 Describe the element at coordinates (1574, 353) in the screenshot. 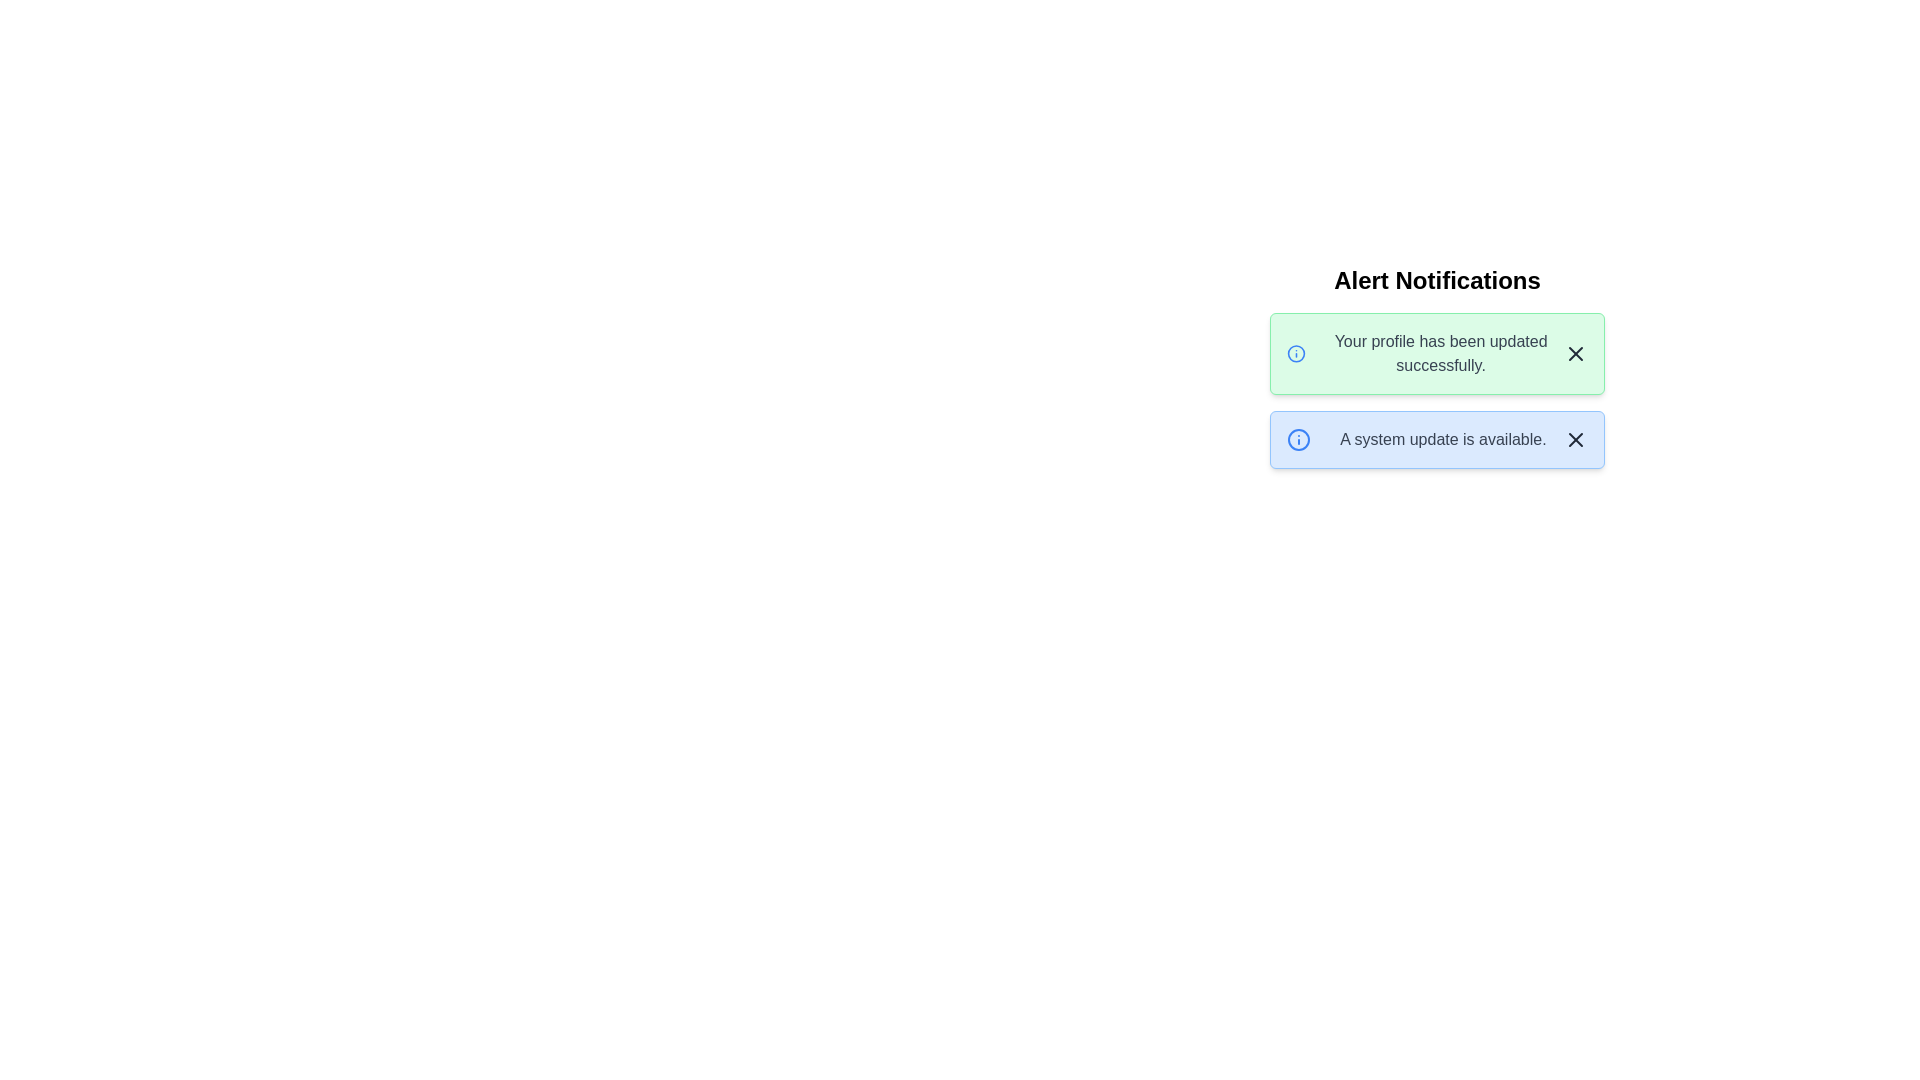

I see `the close button located at the top-right corner of the green notification box labeled 'Your profile has been updated successfully'` at that location.